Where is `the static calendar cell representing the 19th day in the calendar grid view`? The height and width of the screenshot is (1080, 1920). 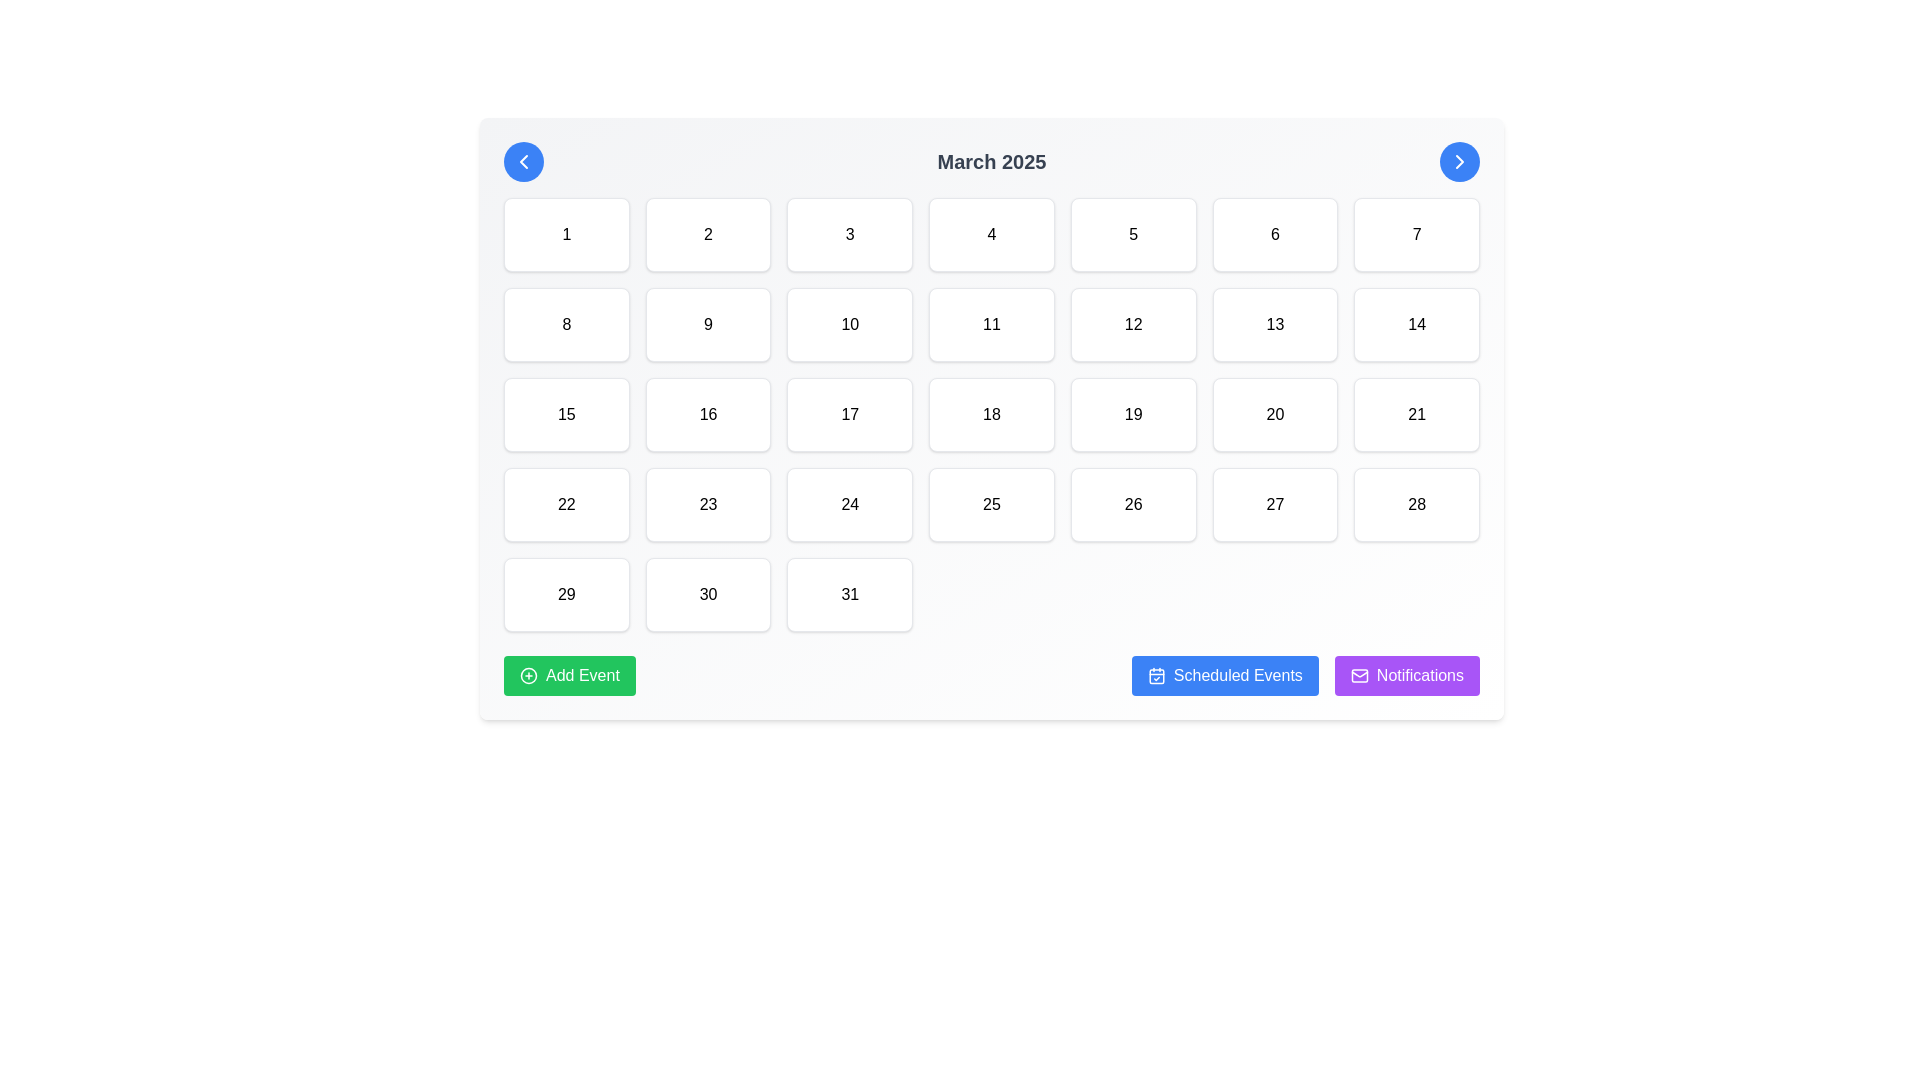
the static calendar cell representing the 19th day in the calendar grid view is located at coordinates (1133, 414).